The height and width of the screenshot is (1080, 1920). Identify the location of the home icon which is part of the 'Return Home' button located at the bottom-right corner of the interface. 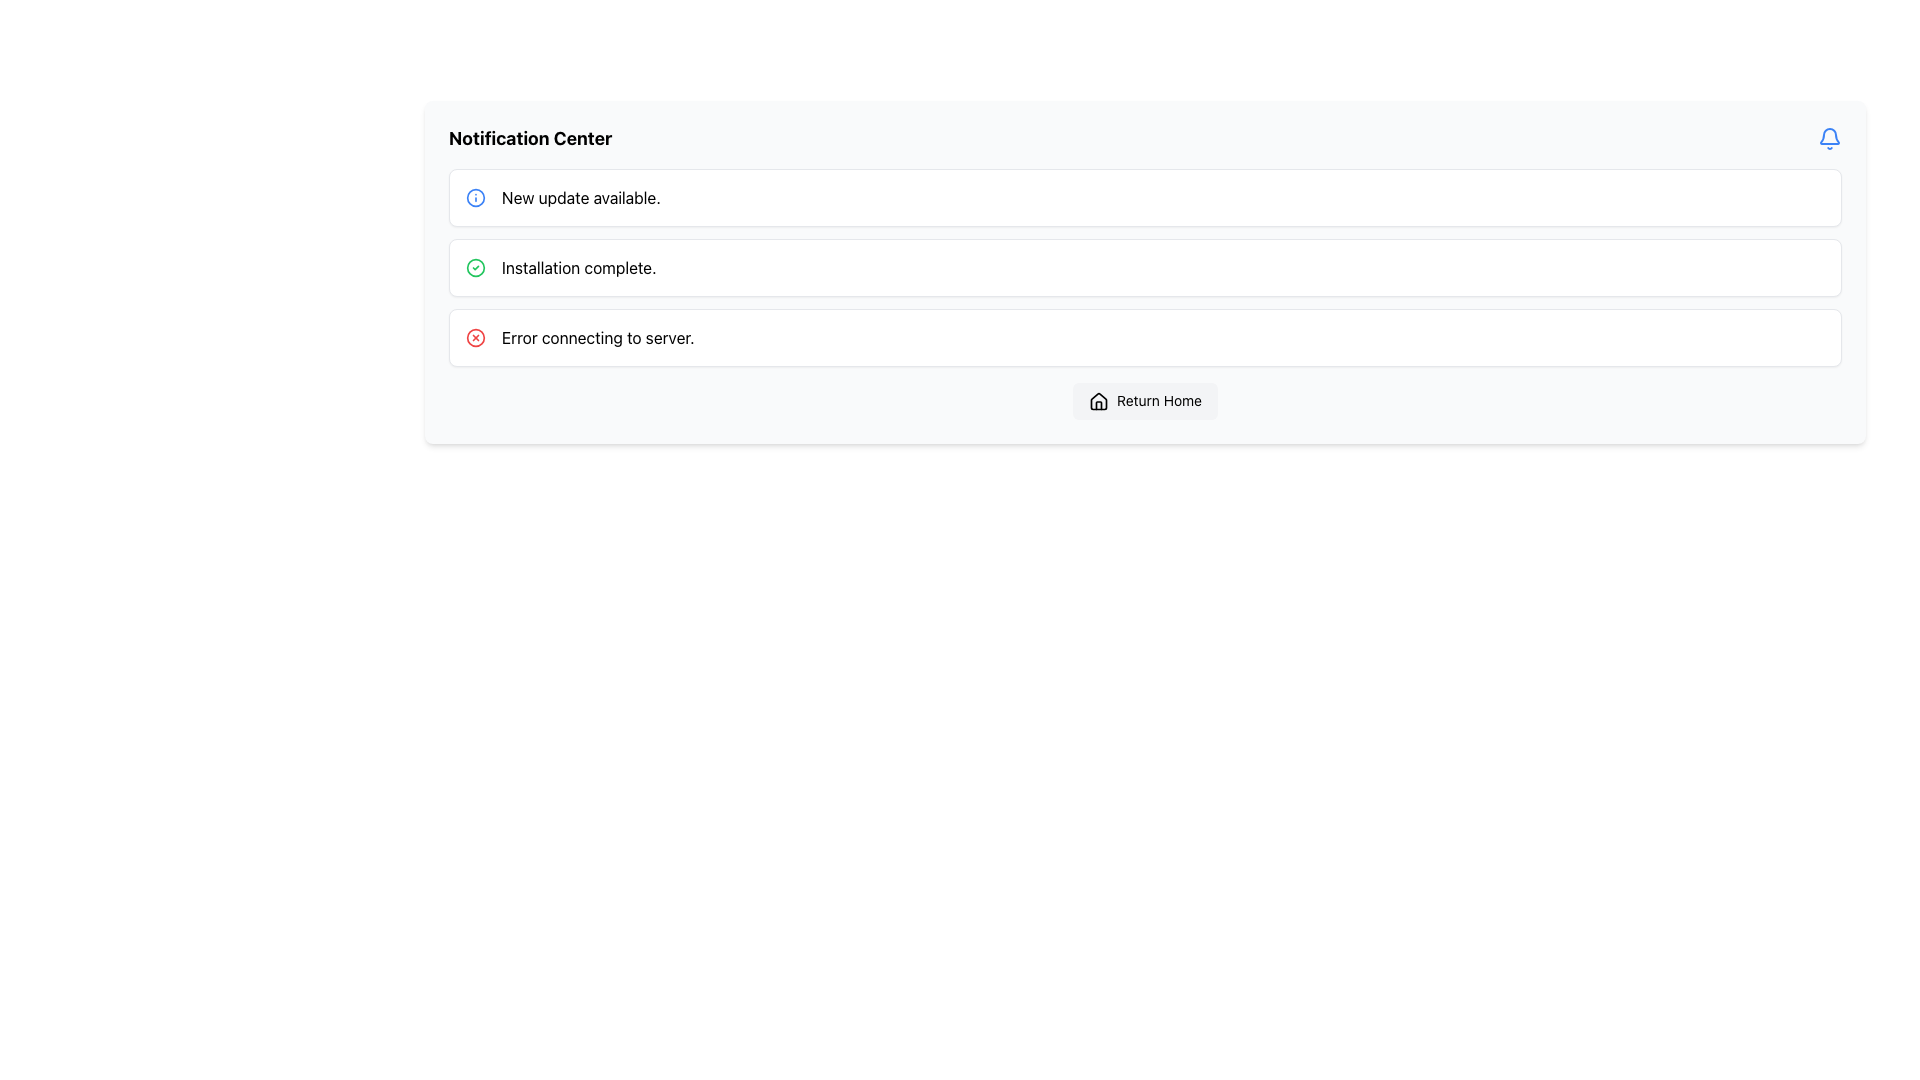
(1098, 402).